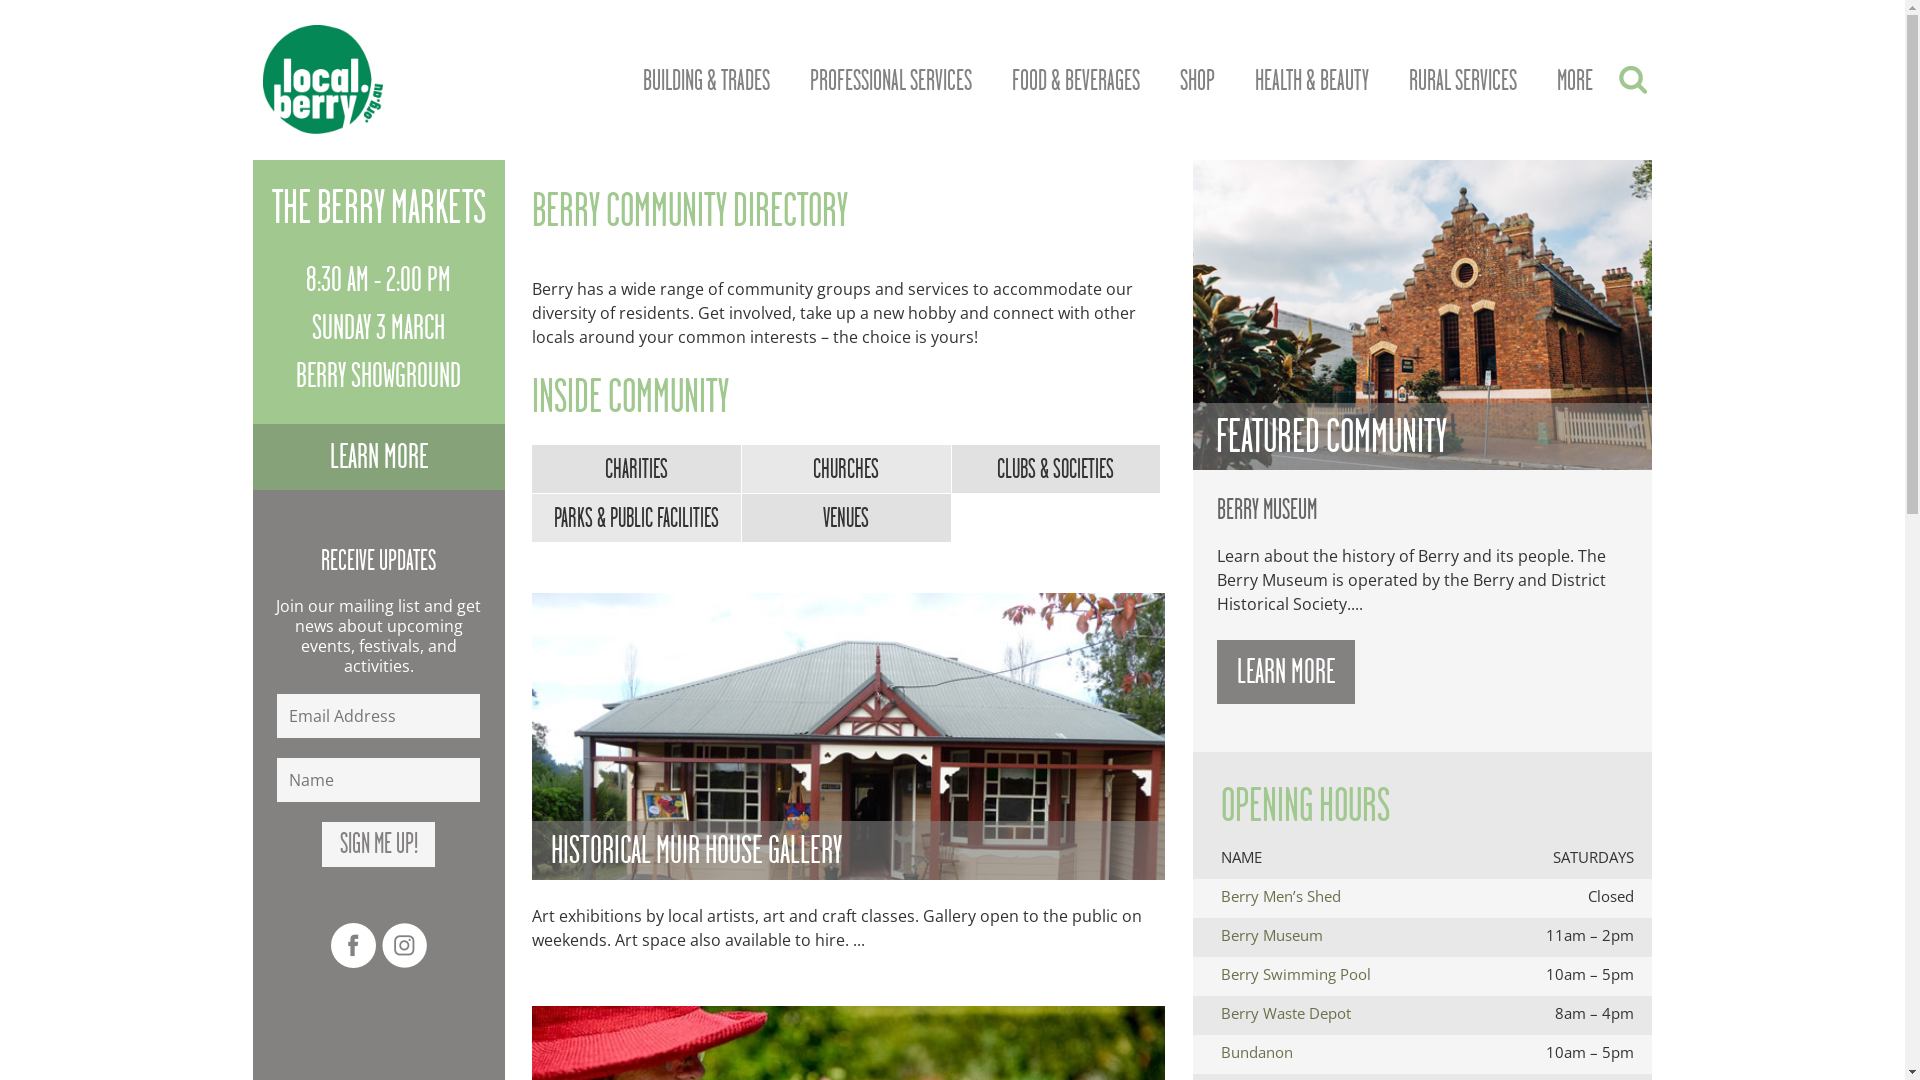  What do you see at coordinates (636, 517) in the screenshot?
I see `'PARKS & PUBLIC FACILITIES'` at bounding box center [636, 517].